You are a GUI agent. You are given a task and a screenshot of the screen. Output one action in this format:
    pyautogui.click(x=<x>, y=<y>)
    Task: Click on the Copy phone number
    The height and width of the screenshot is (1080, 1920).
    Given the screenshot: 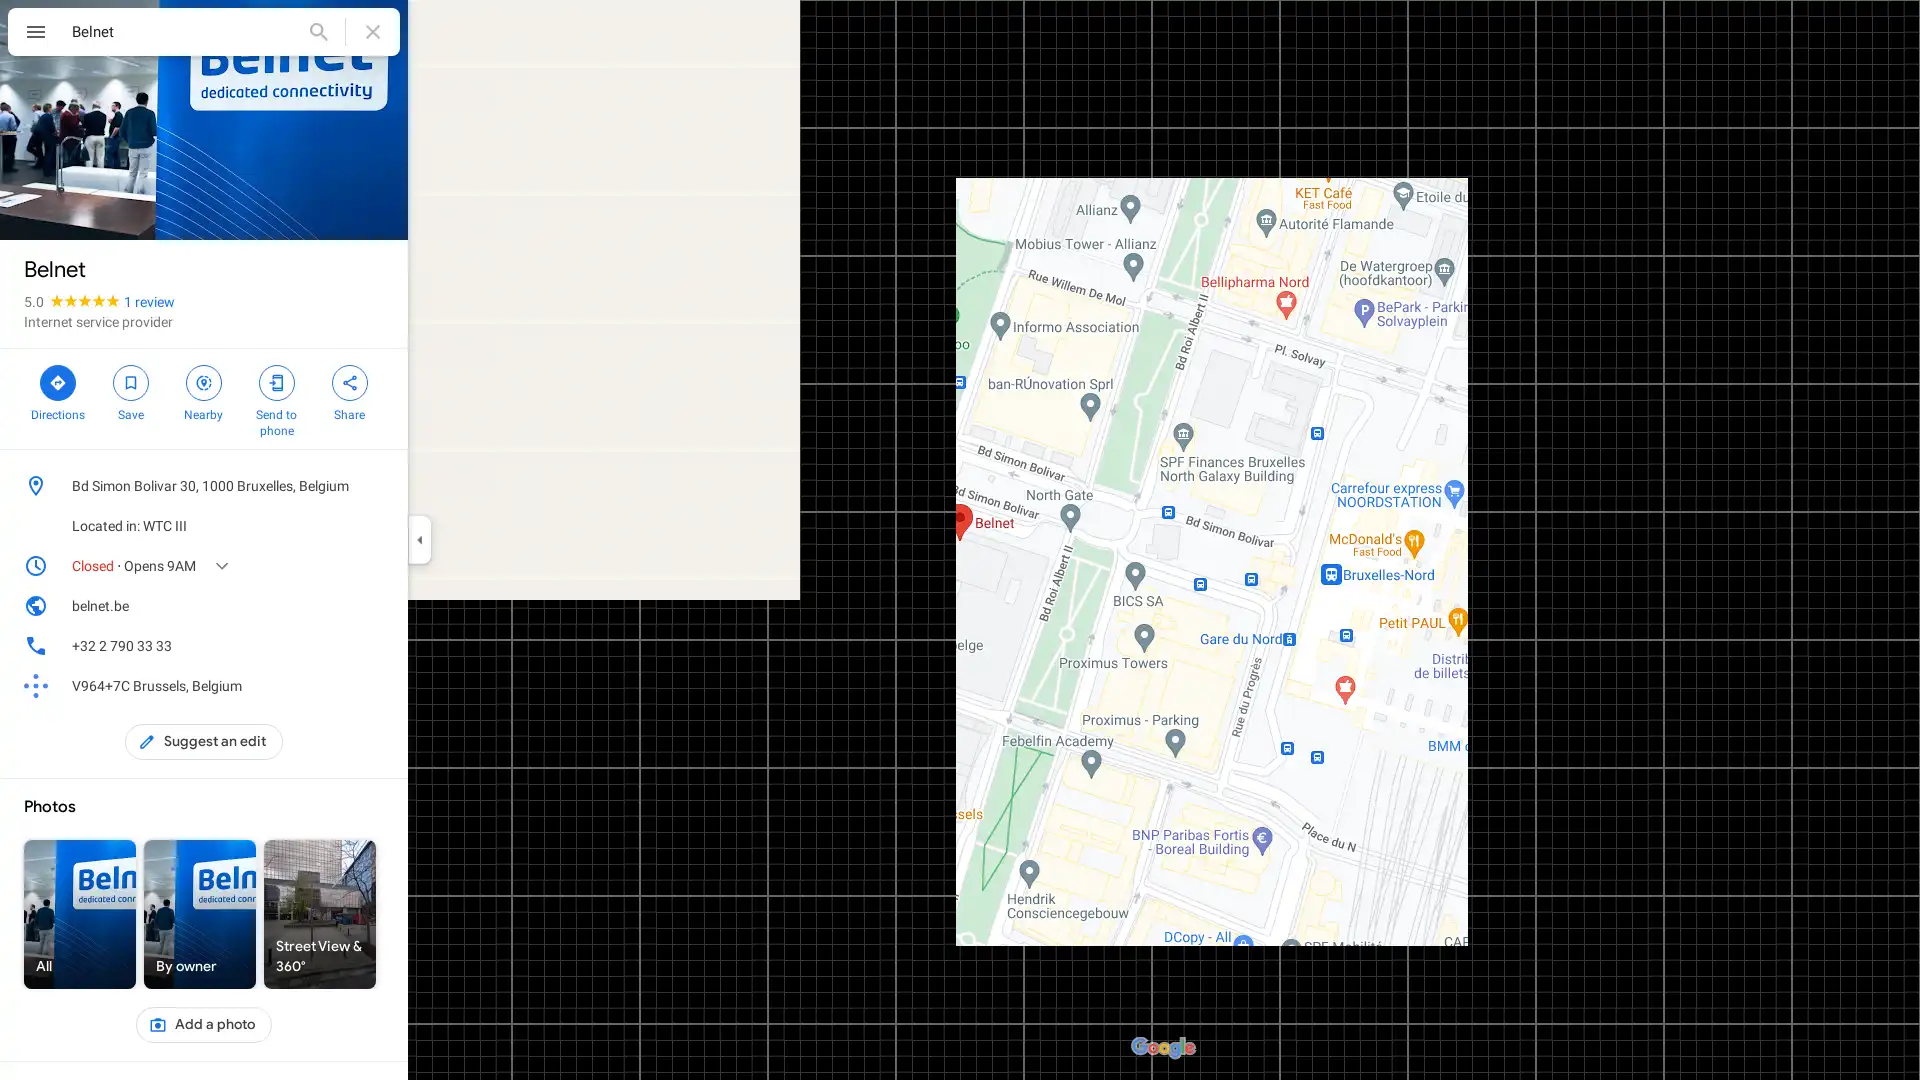 What is the action you would take?
    pyautogui.click(x=344, y=645)
    